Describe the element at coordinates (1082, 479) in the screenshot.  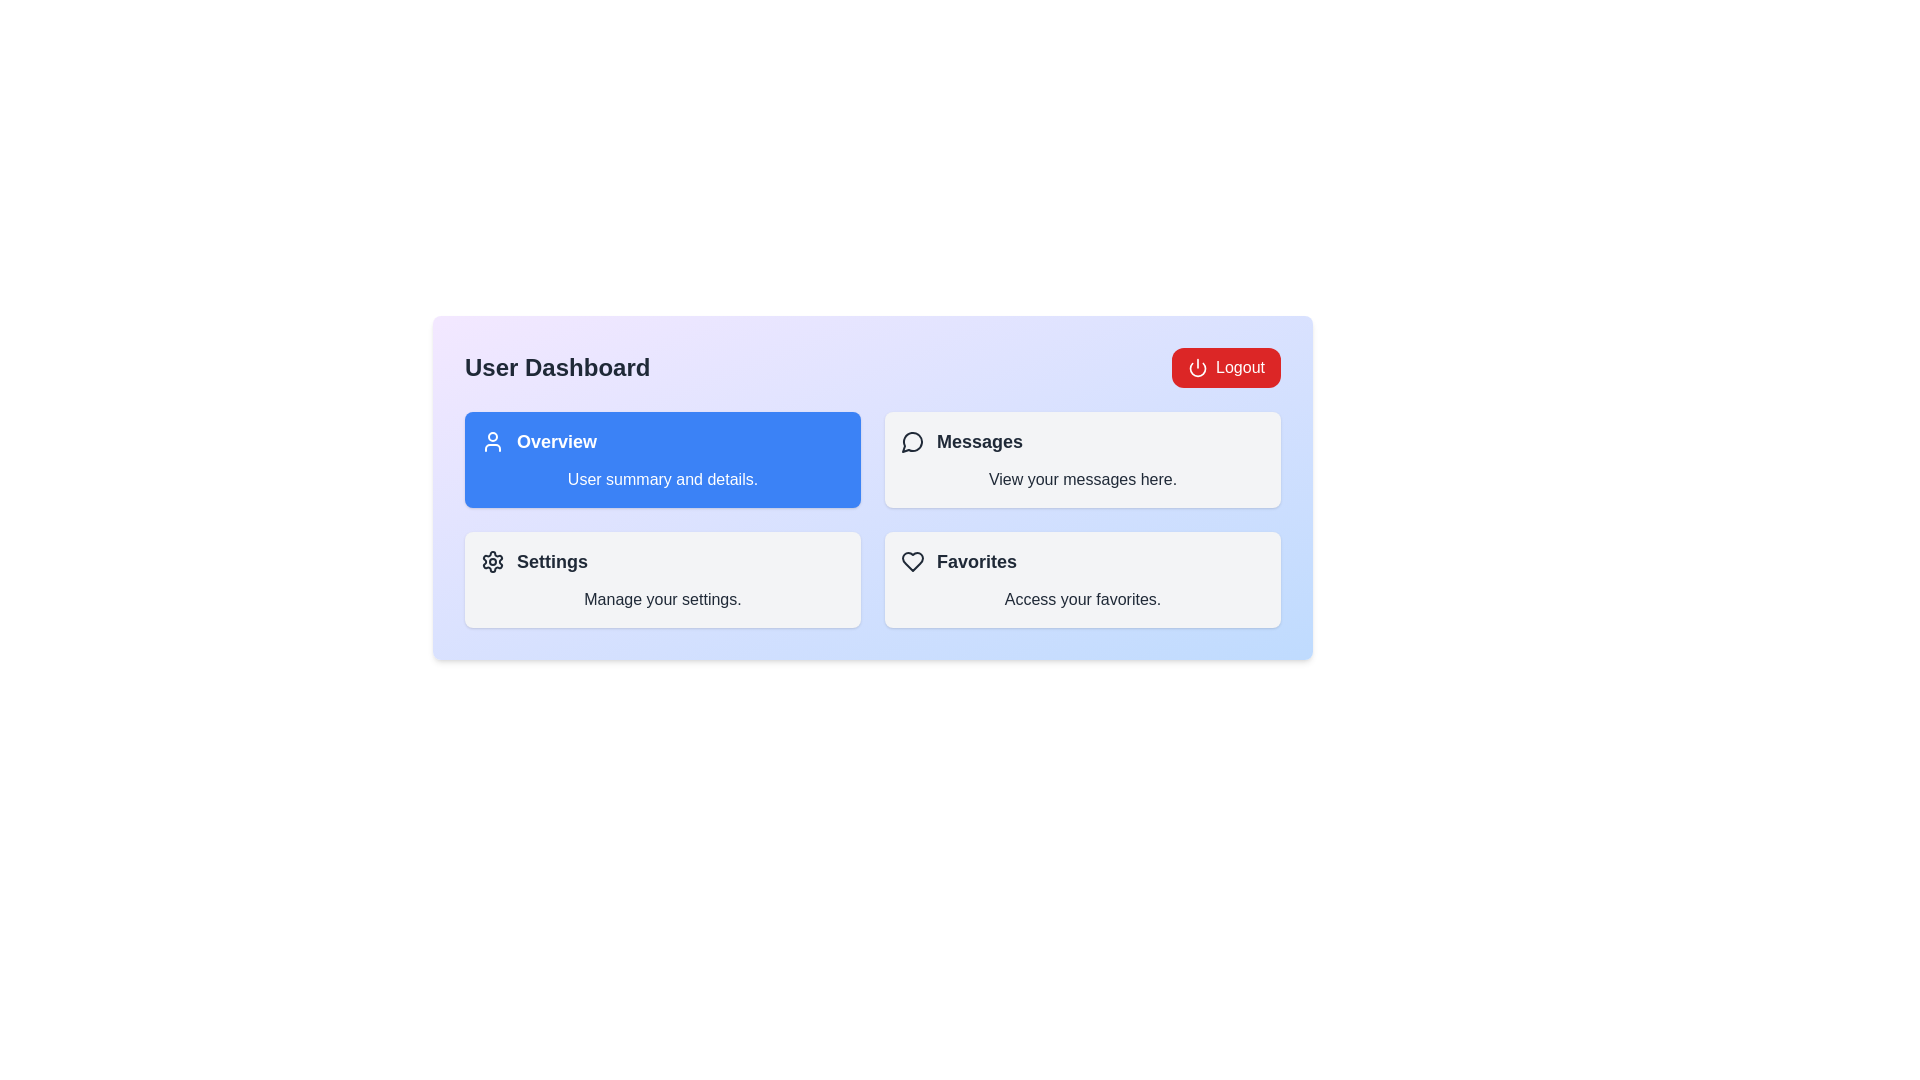
I see `the label that contains the text 'View your messages here.' located in the bottom section of a button-like group in the upper-right section of the main interface grid` at that location.